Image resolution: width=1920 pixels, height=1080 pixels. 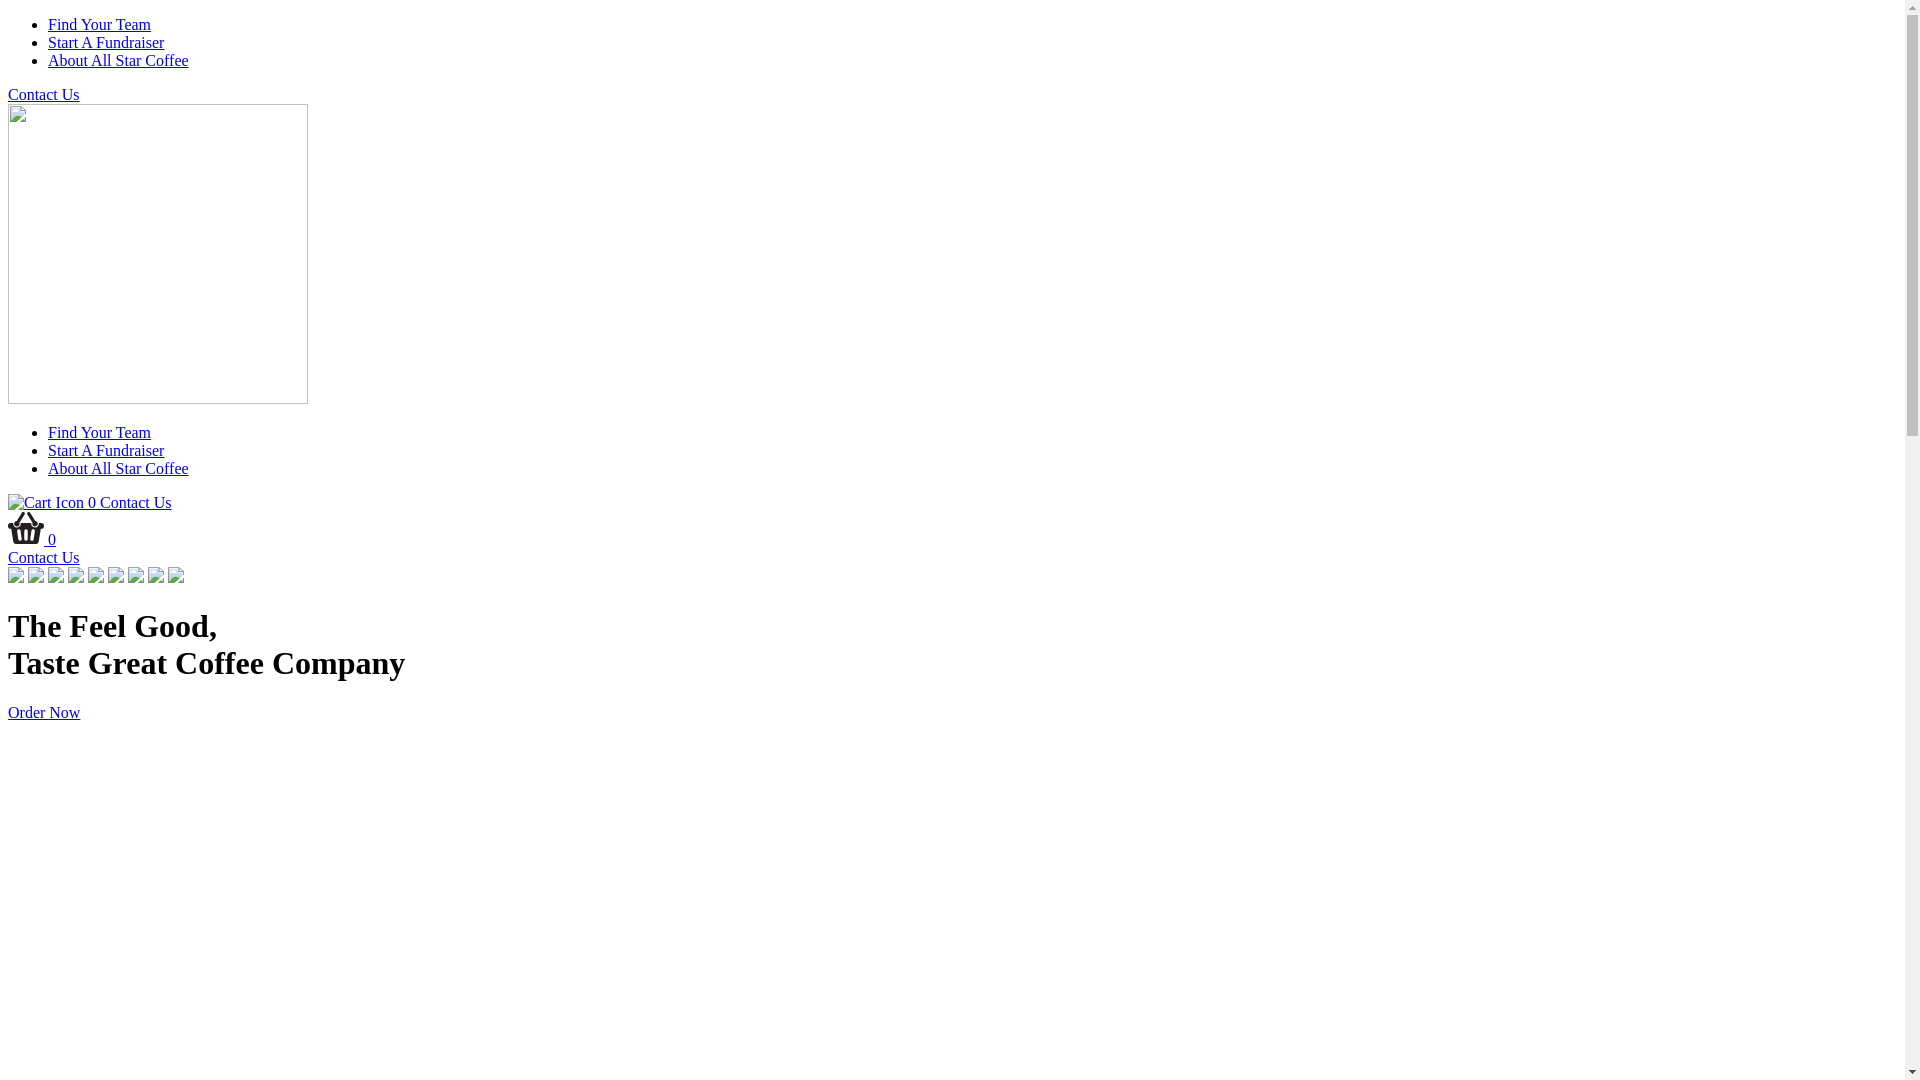 I want to click on 'About All Star Coffee', so click(x=117, y=468).